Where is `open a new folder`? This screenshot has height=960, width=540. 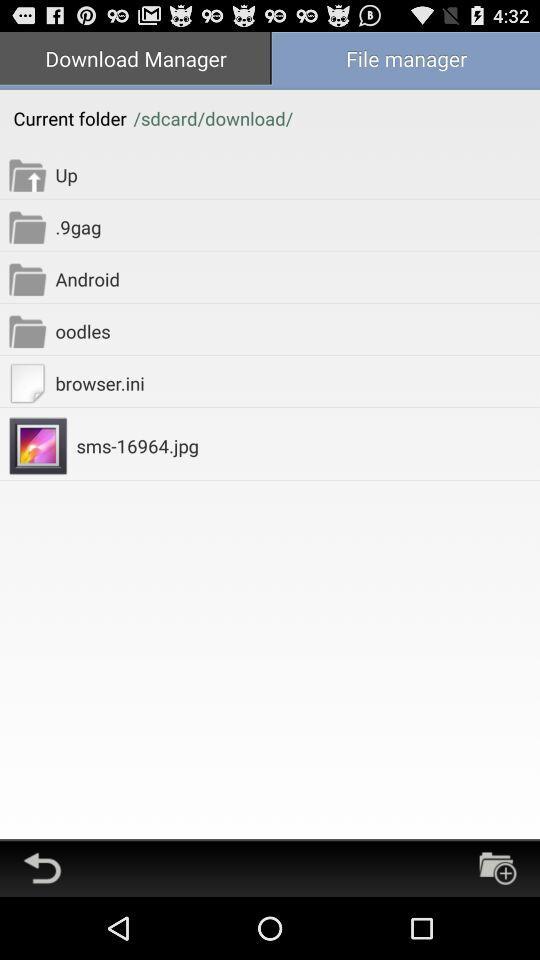 open a new folder is located at coordinates (496, 867).